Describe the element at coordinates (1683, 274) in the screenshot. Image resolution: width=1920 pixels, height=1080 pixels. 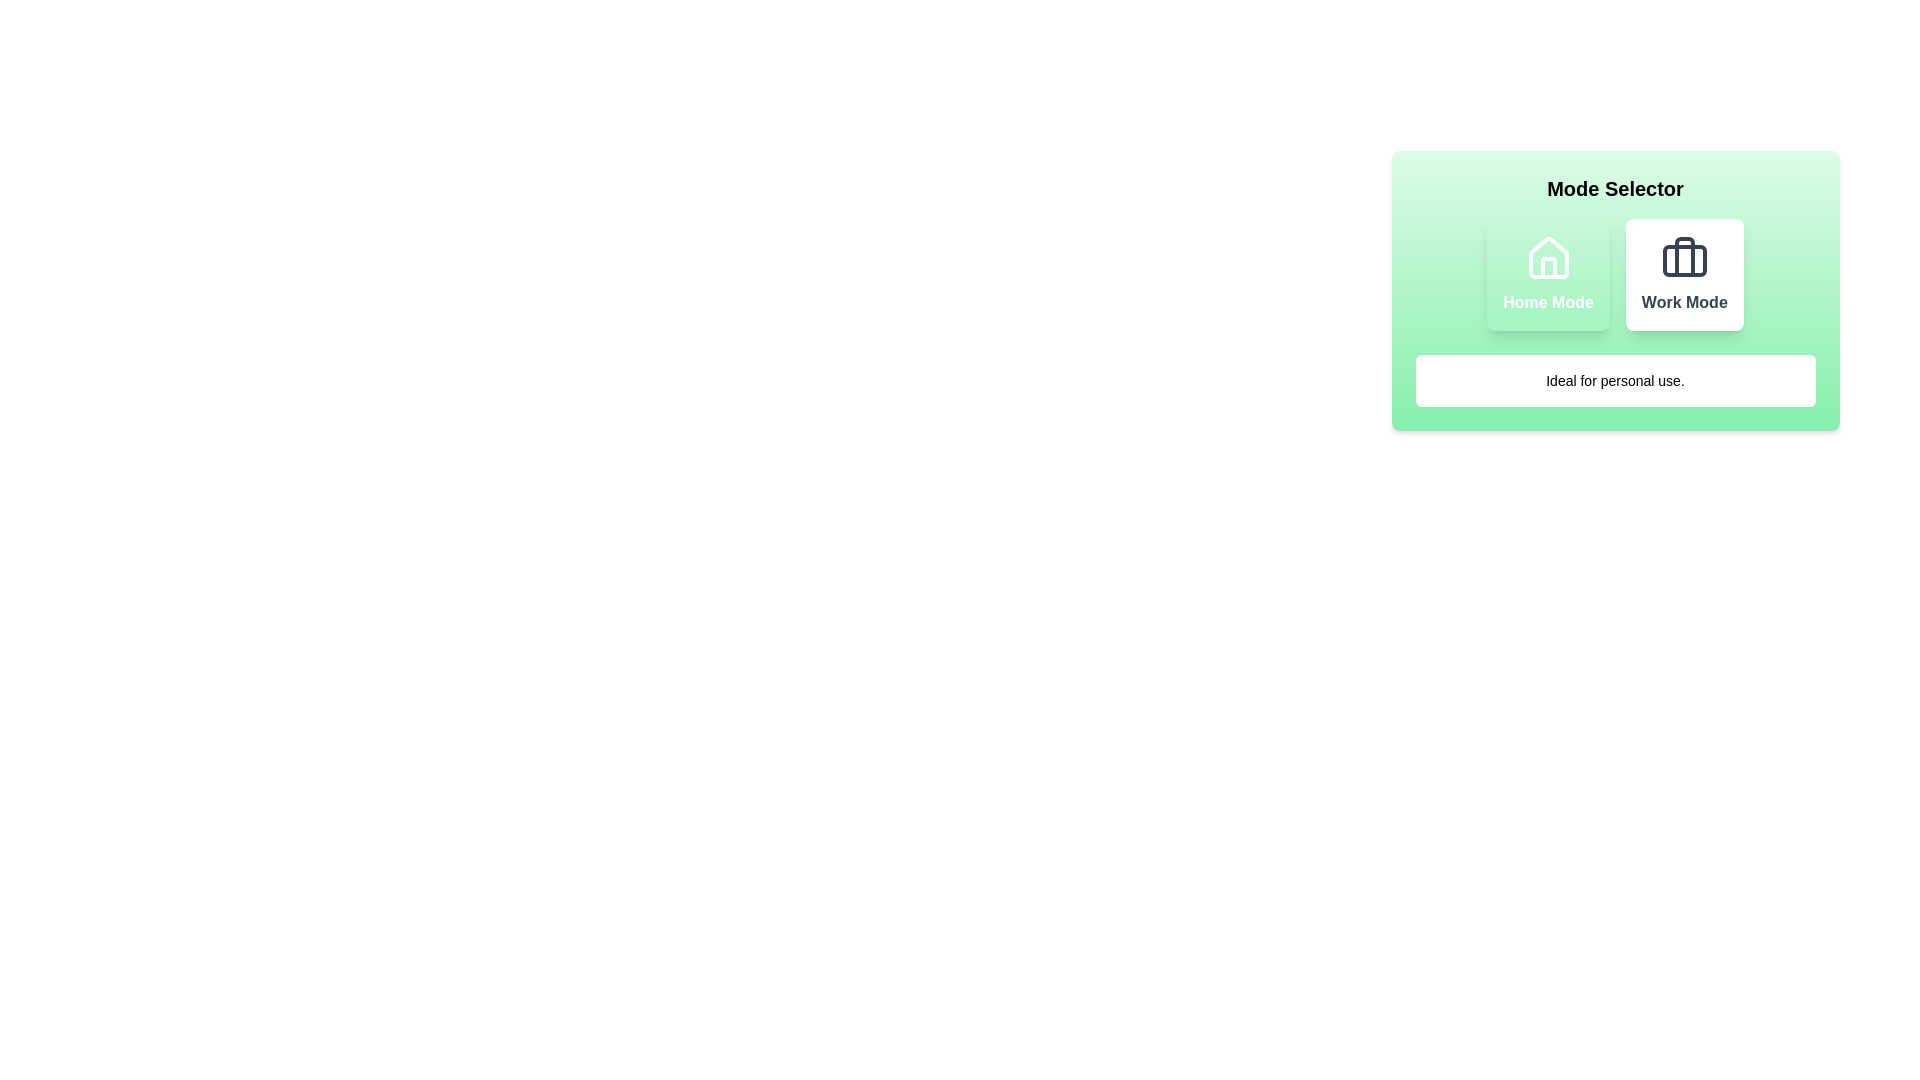
I see `the mode button for Work Mode` at that location.